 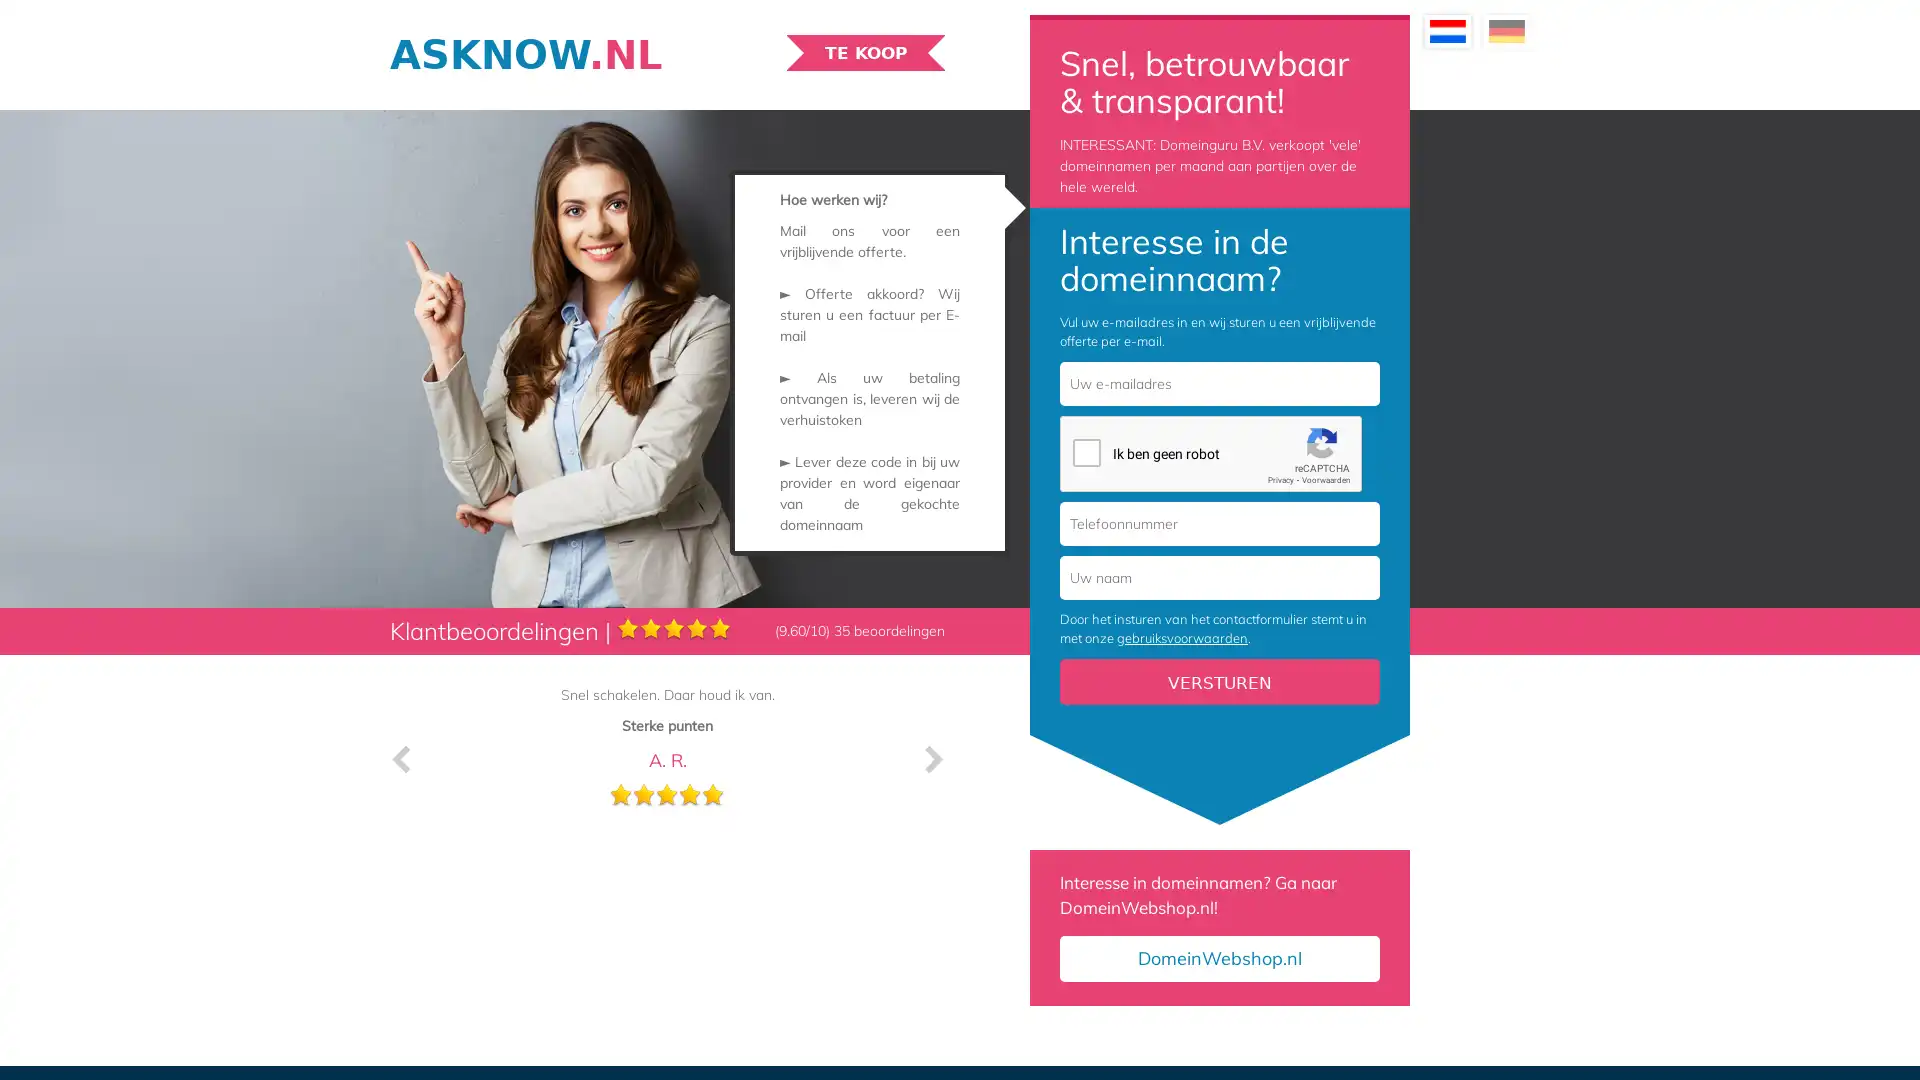 What do you see at coordinates (1218, 680) in the screenshot?
I see `Versturen` at bounding box center [1218, 680].